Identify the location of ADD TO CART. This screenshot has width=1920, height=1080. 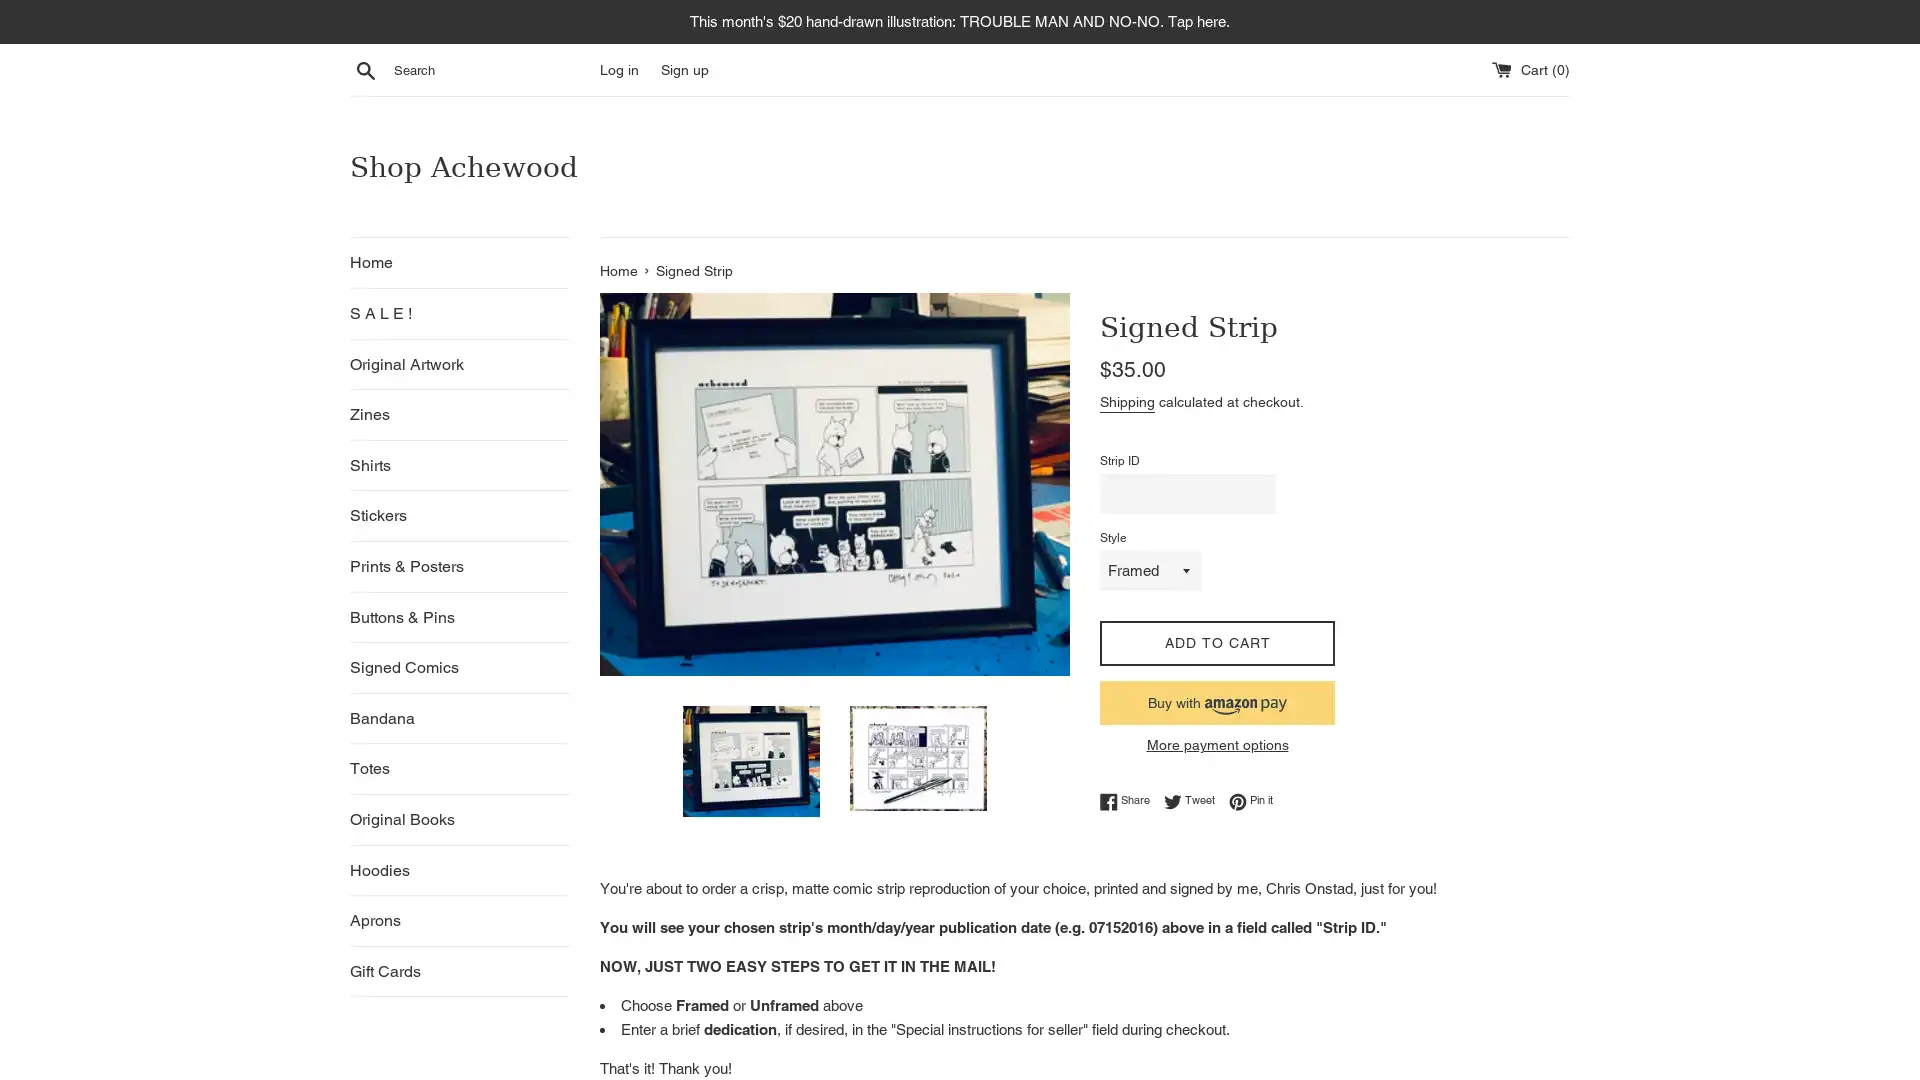
(1216, 643).